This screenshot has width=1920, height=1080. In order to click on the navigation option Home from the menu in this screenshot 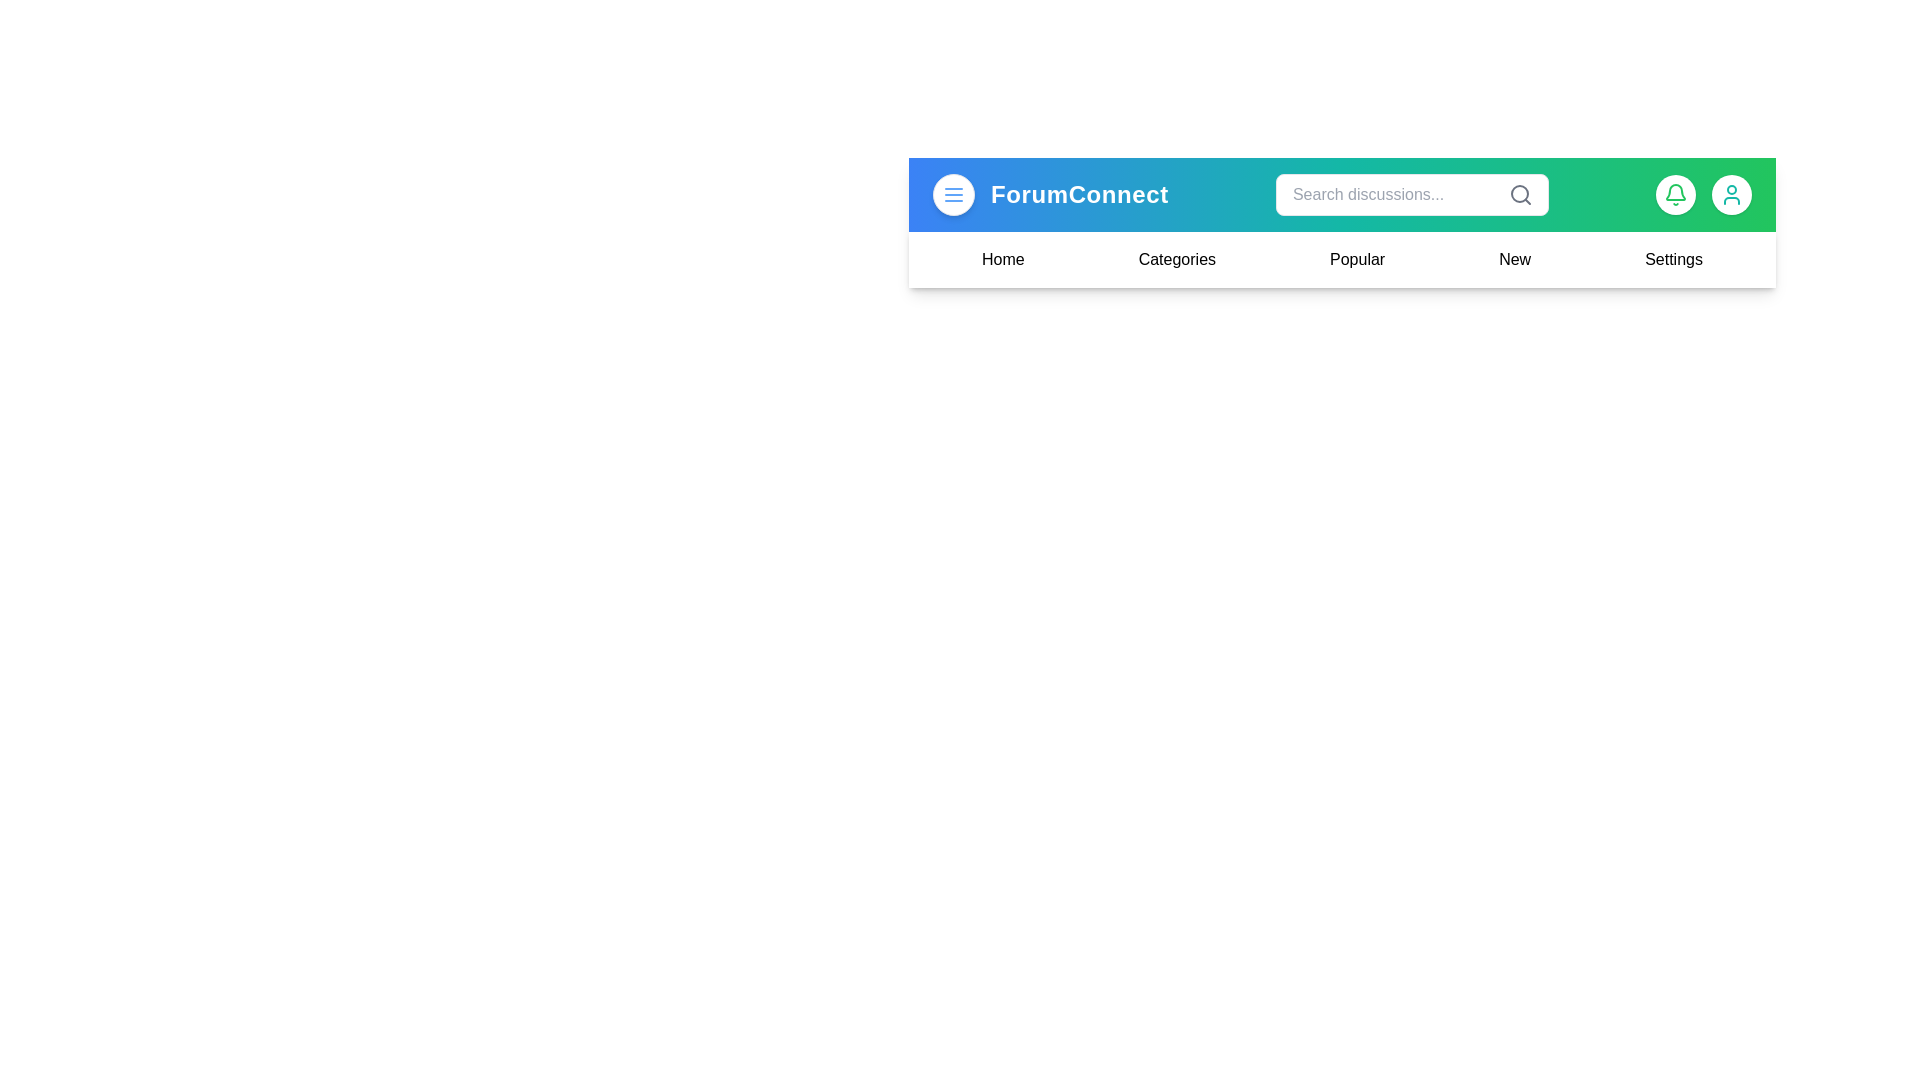, I will do `click(1003, 258)`.